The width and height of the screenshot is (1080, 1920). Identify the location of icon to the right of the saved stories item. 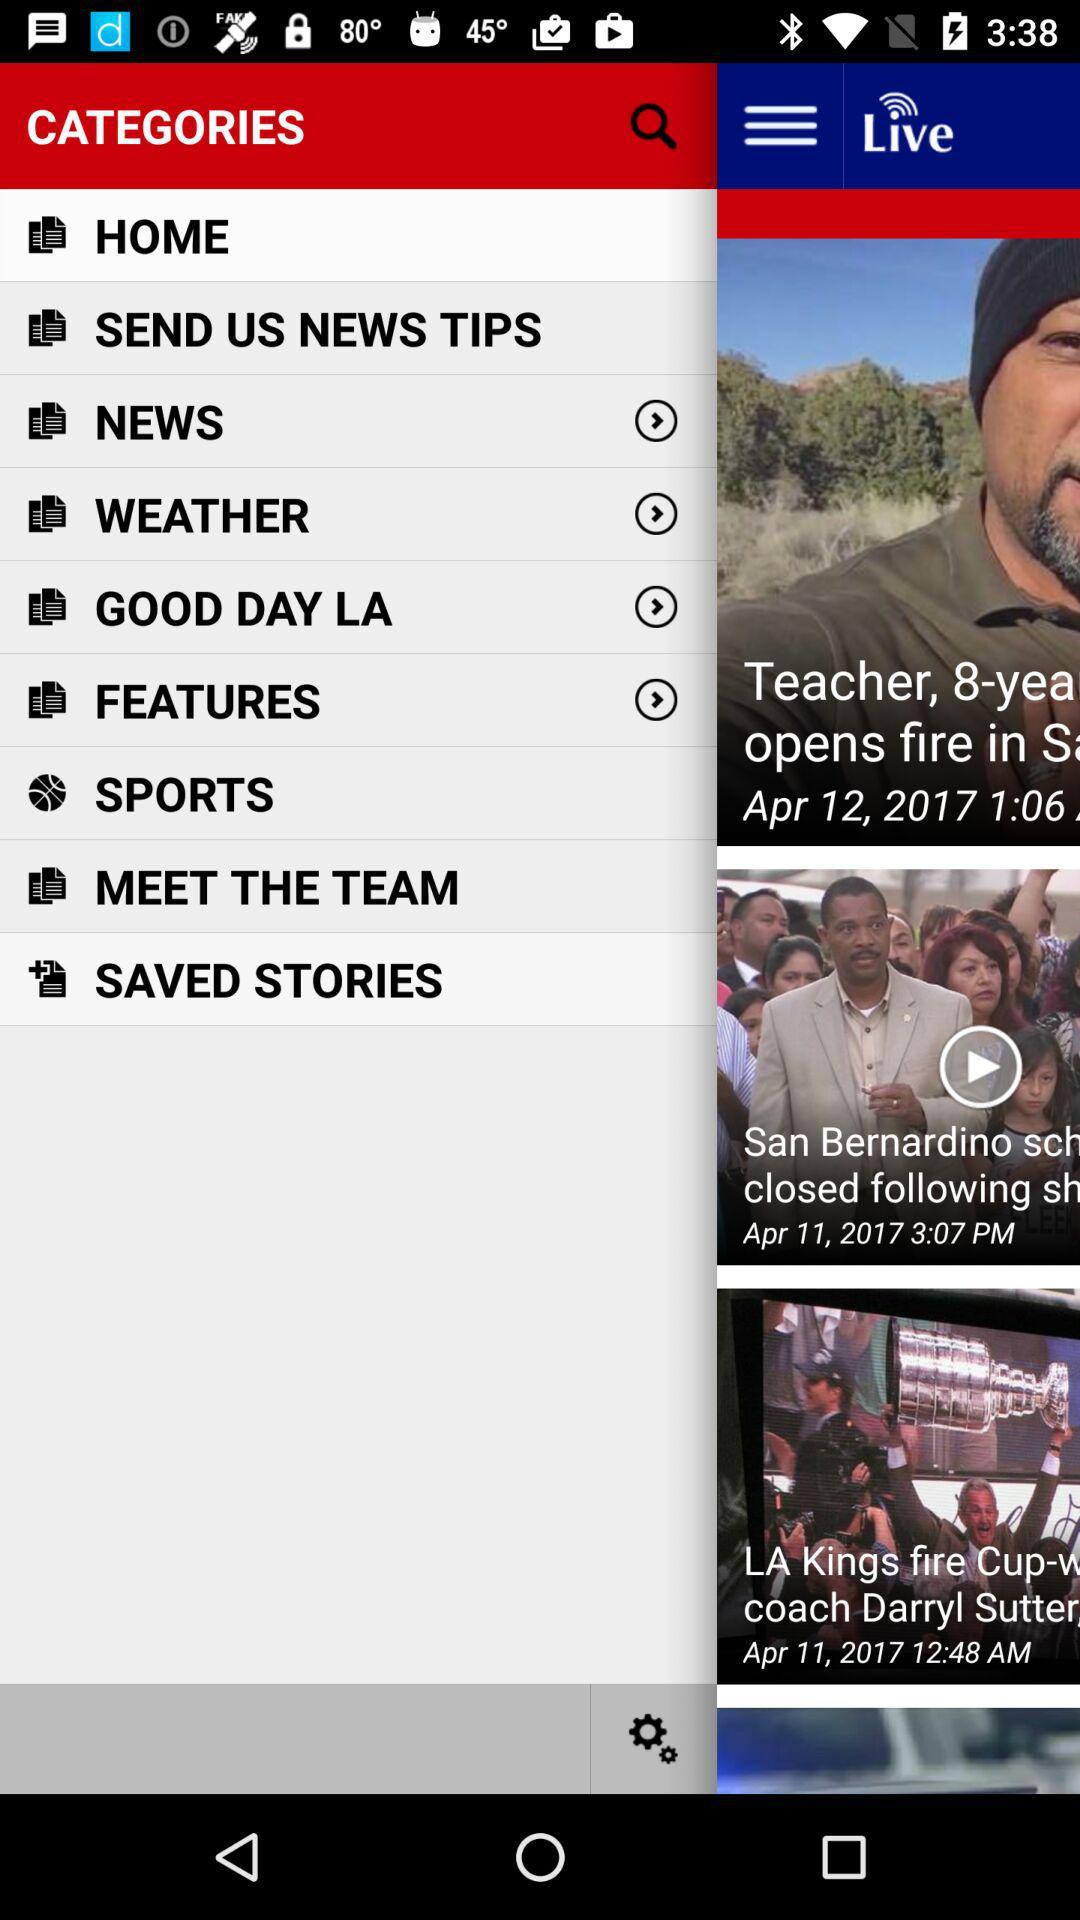
(979, 1066).